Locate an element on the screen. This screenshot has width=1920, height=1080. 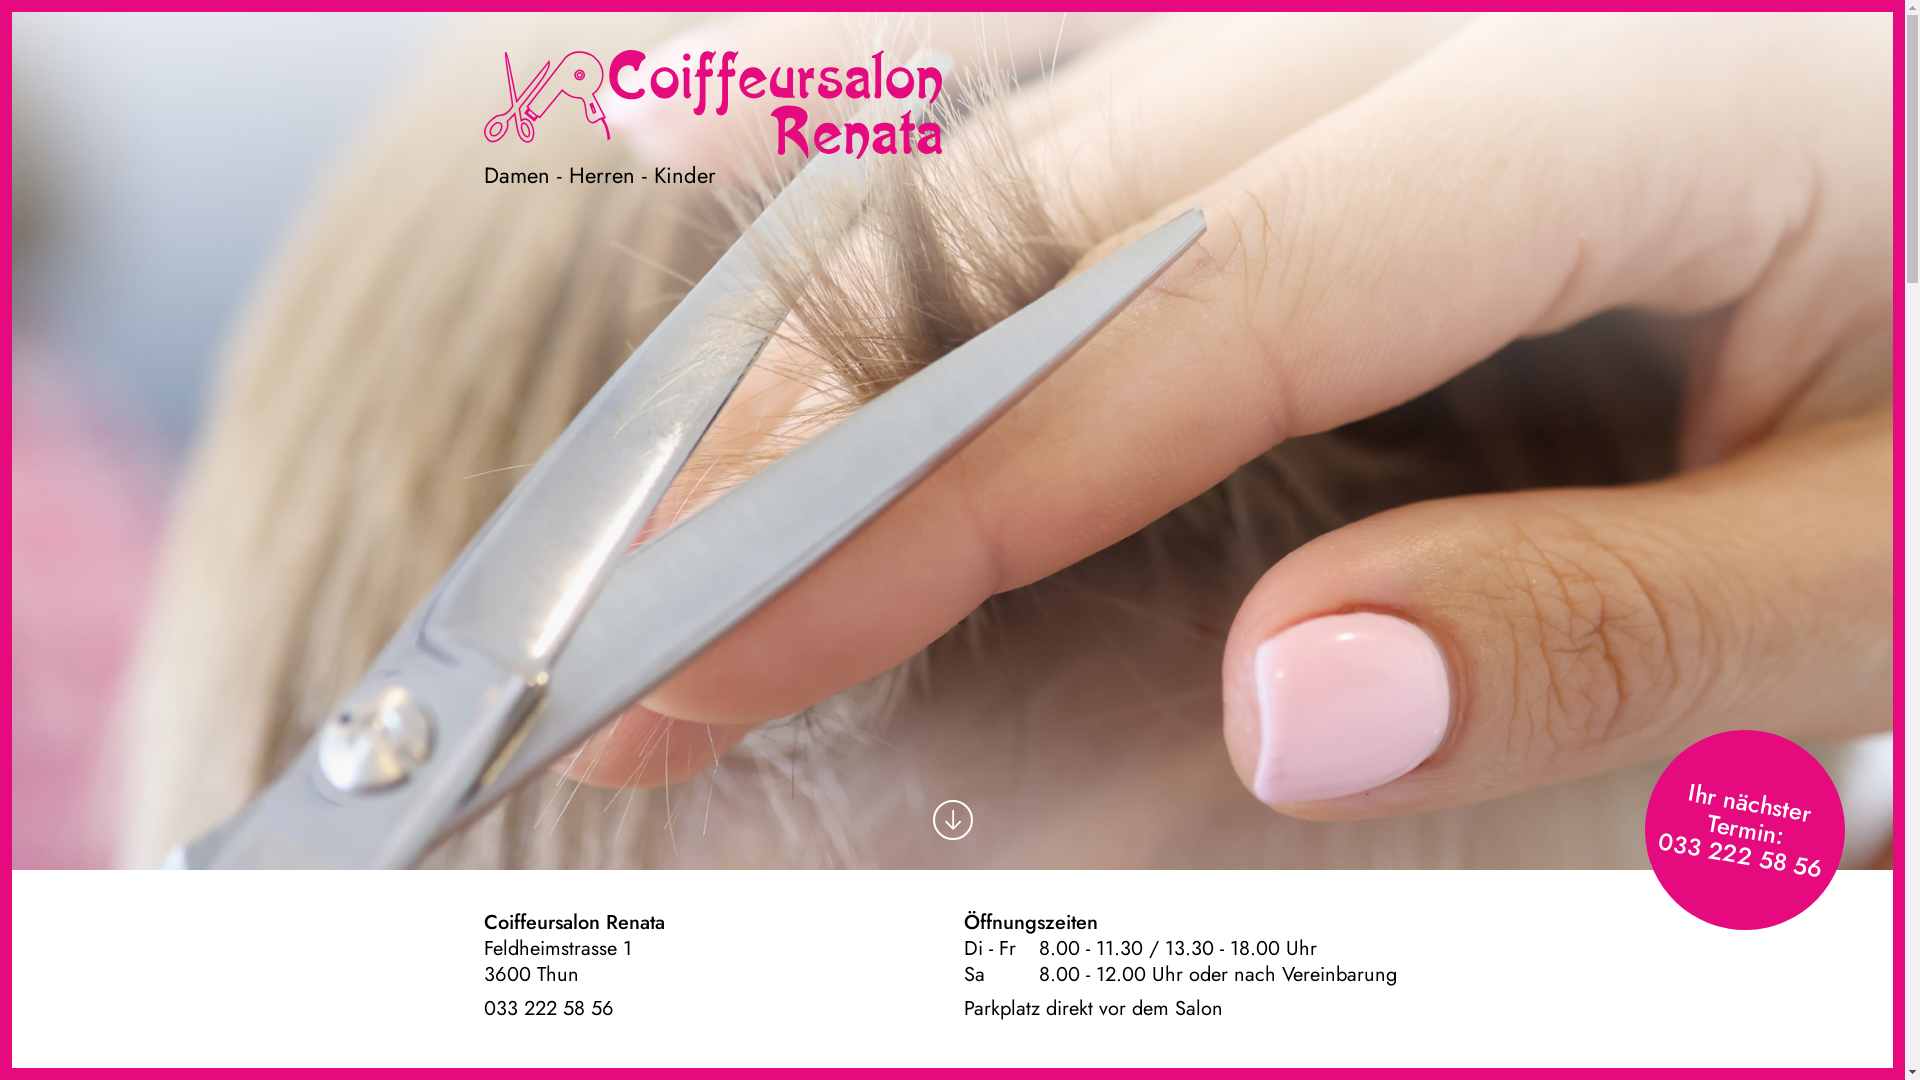
'033 222 58 56' is located at coordinates (548, 1008).